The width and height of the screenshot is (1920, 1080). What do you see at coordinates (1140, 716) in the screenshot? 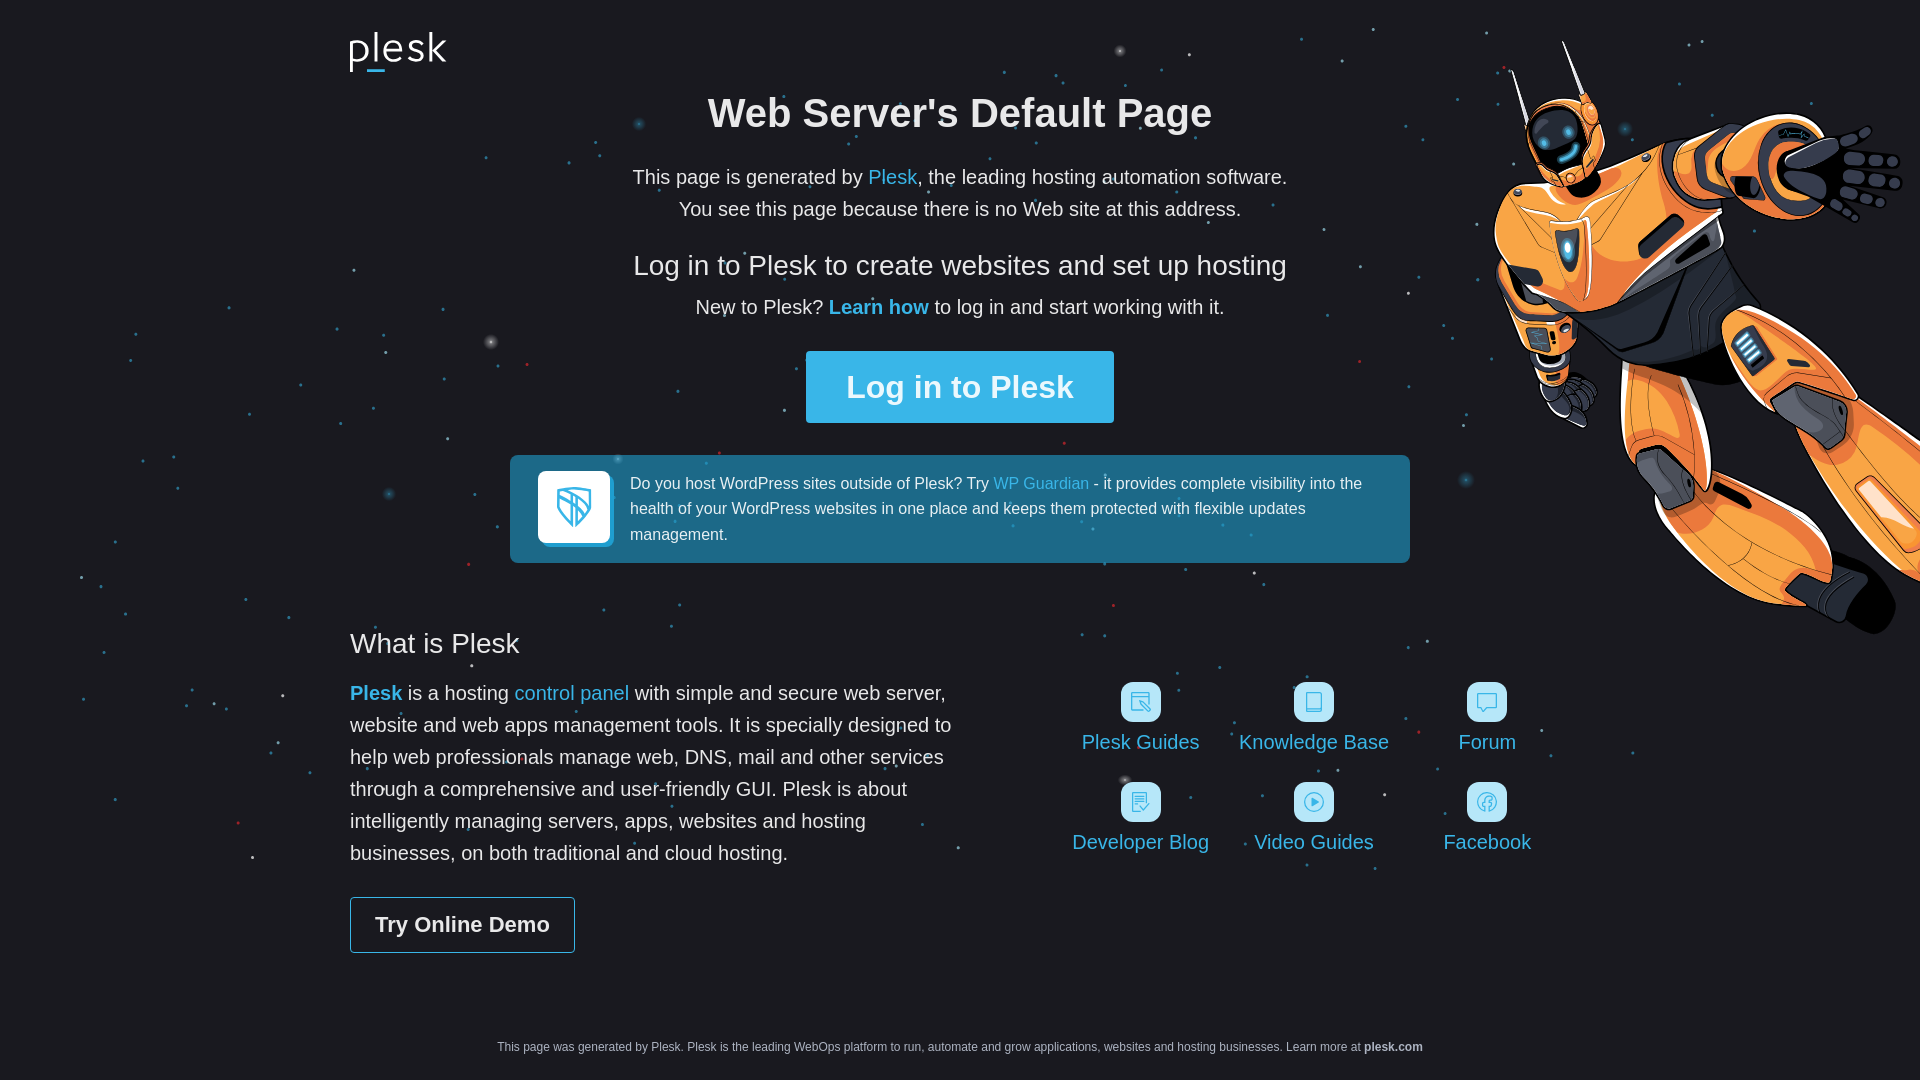
I see `'Plesk Guides'` at bounding box center [1140, 716].